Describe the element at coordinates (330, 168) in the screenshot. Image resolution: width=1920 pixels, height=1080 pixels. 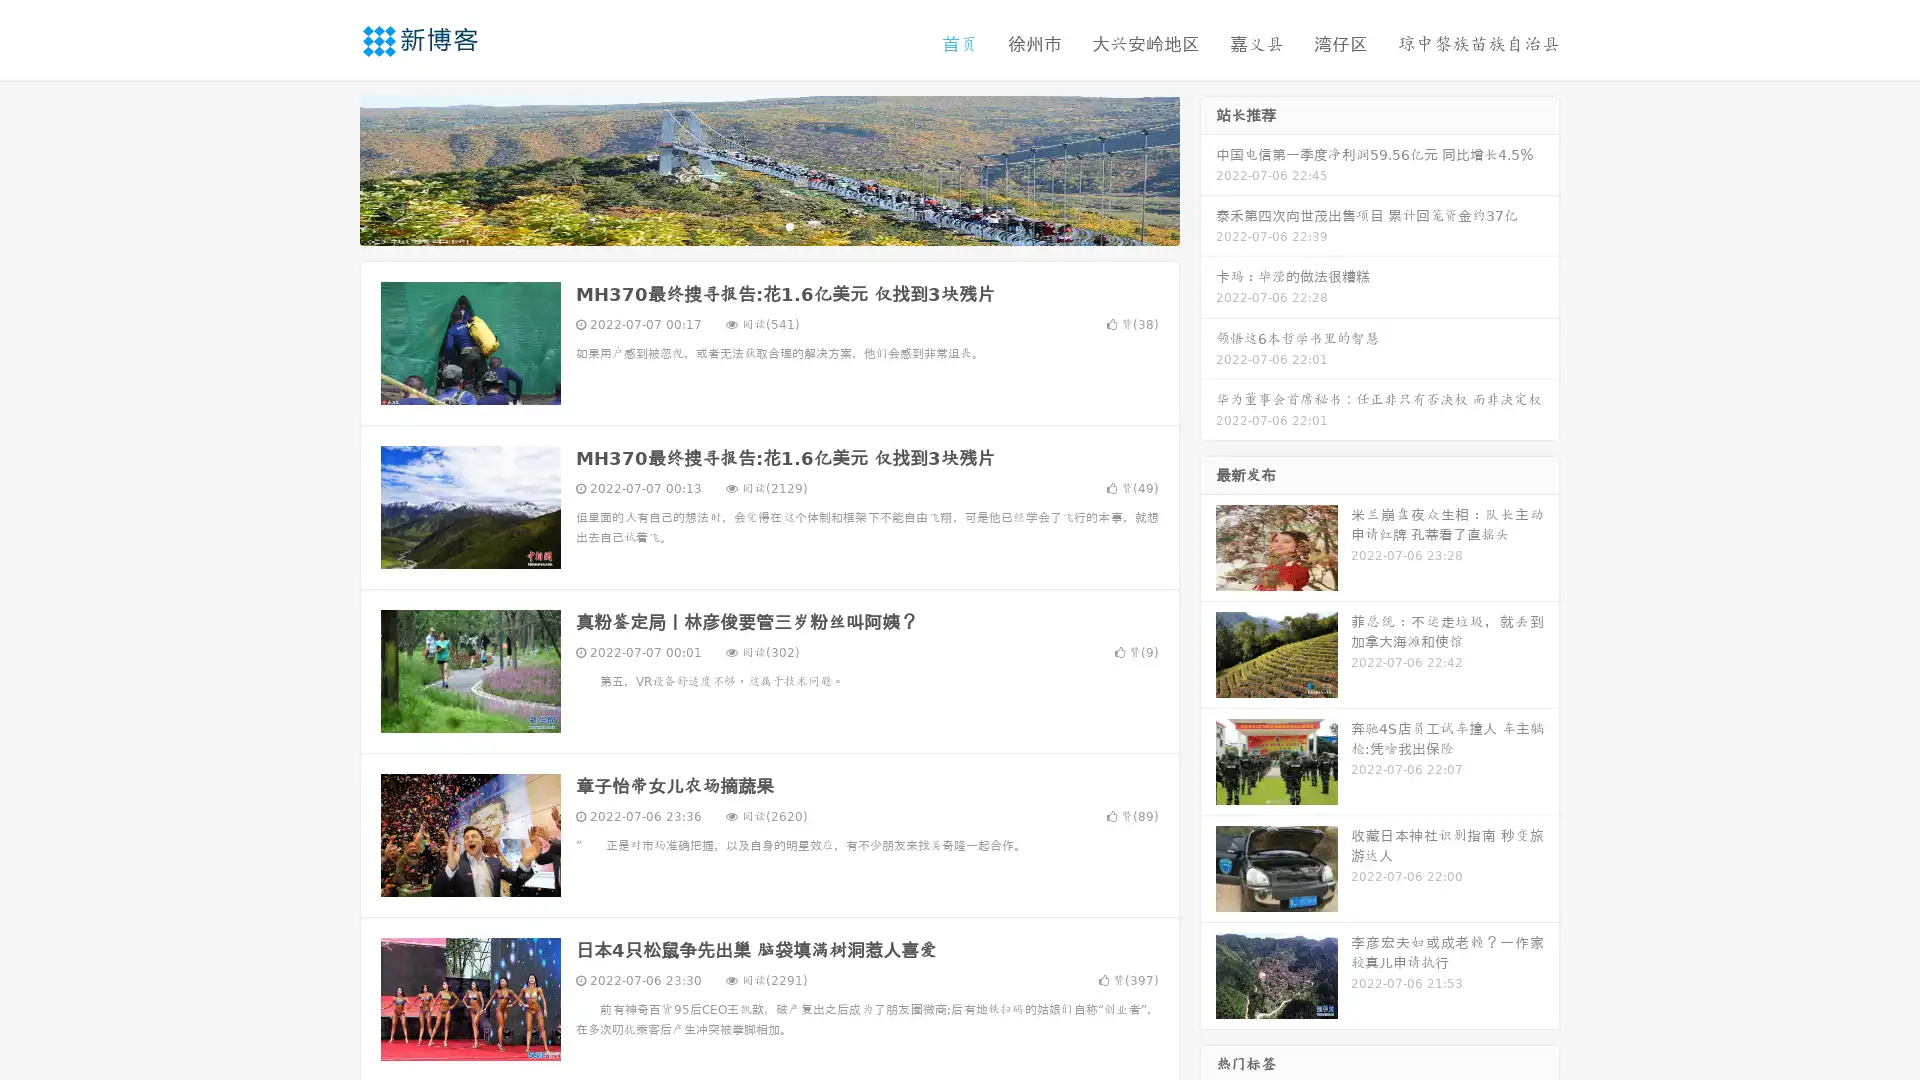
I see `Previous slide` at that location.